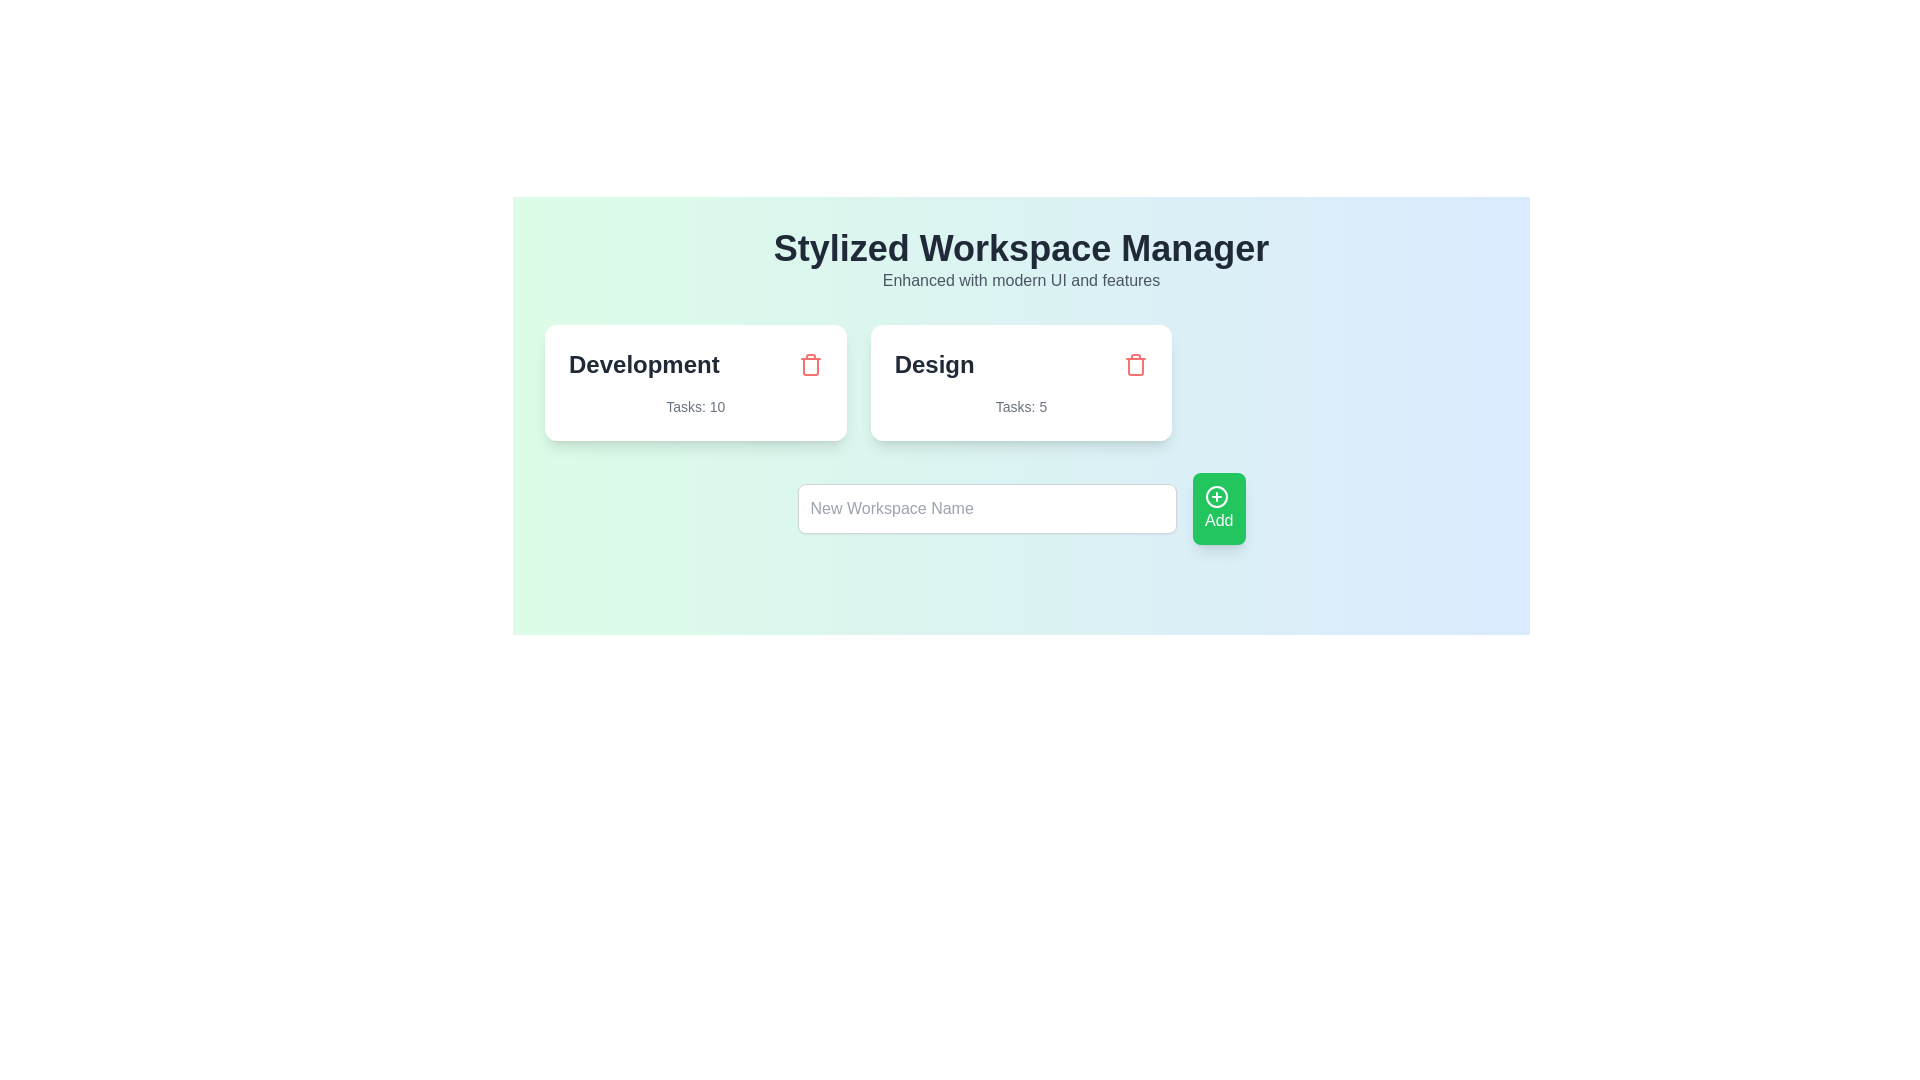  Describe the element at coordinates (1218, 508) in the screenshot. I see `the 'Add Workspace' button located to the right of the input field with the placeholder 'New Workspace Name' to receive keyboard input` at that location.